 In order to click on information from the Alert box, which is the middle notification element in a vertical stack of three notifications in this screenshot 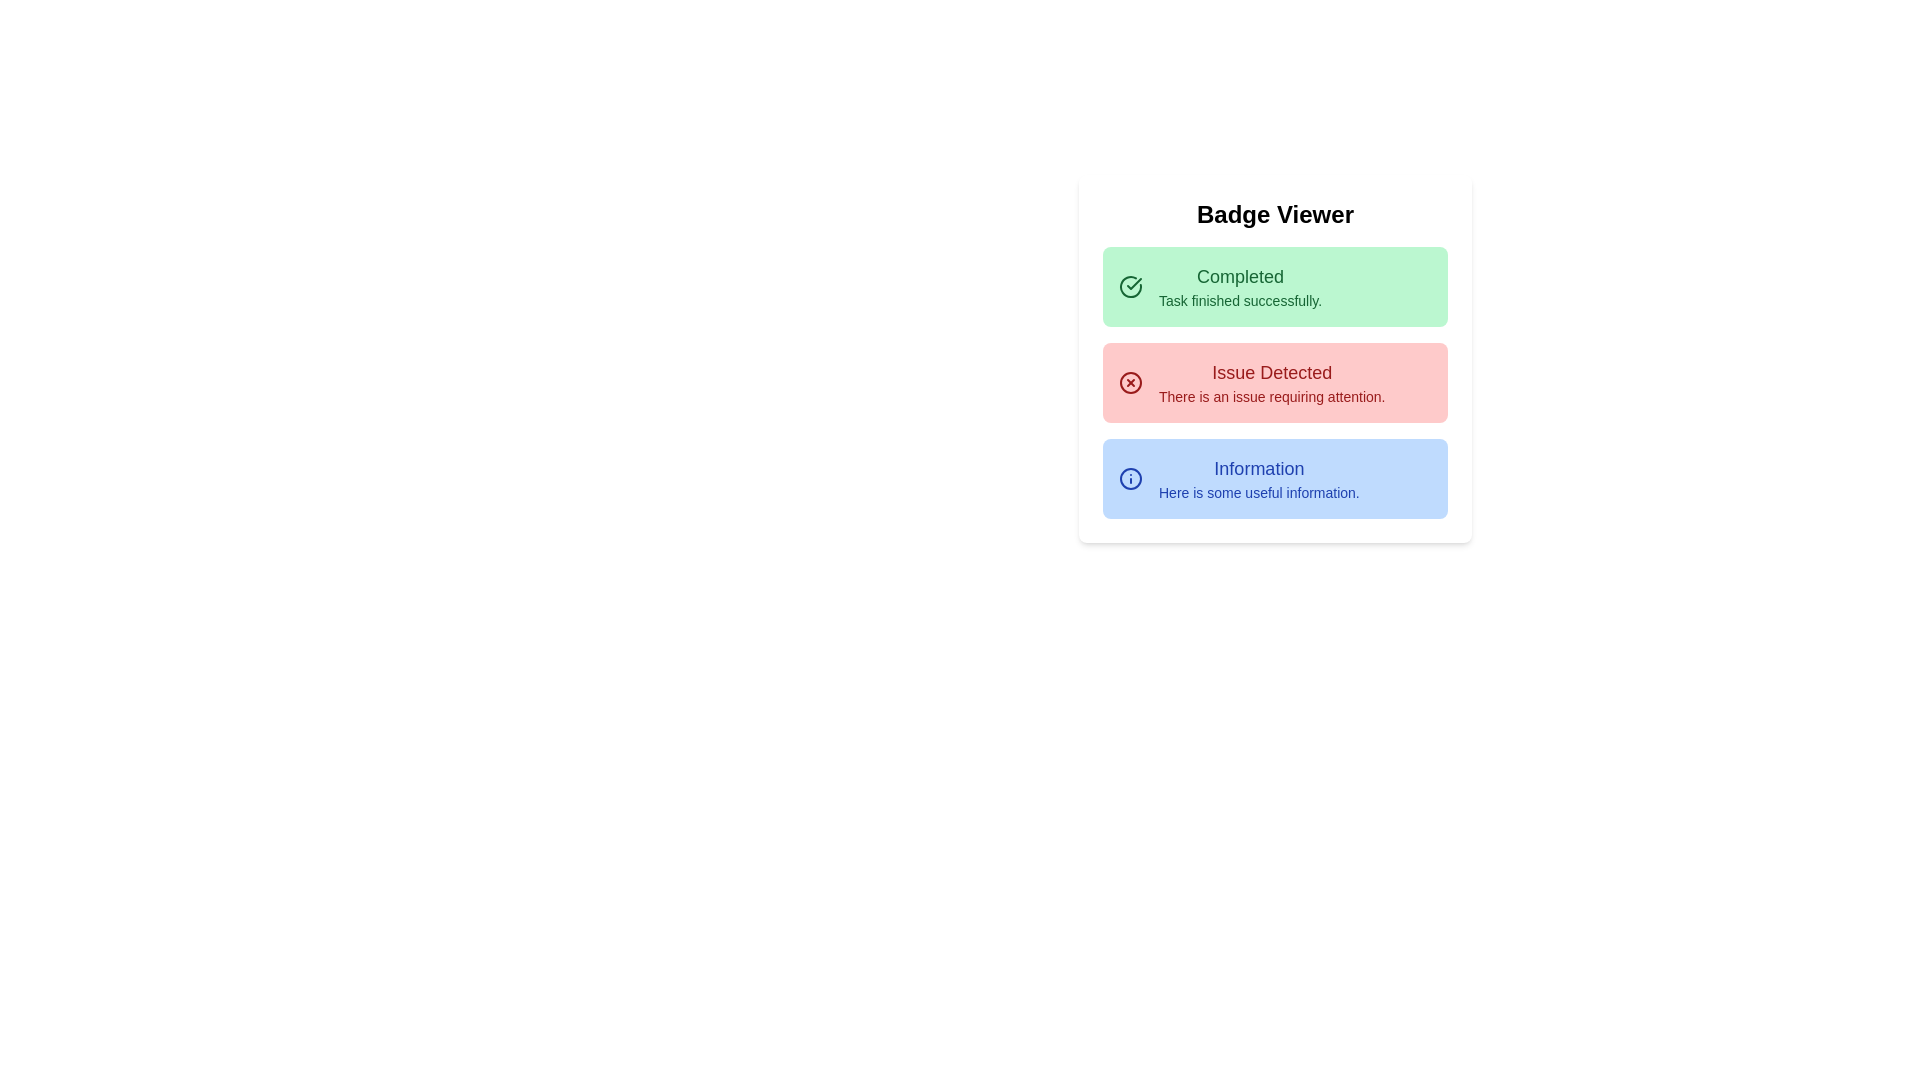, I will do `click(1274, 382)`.